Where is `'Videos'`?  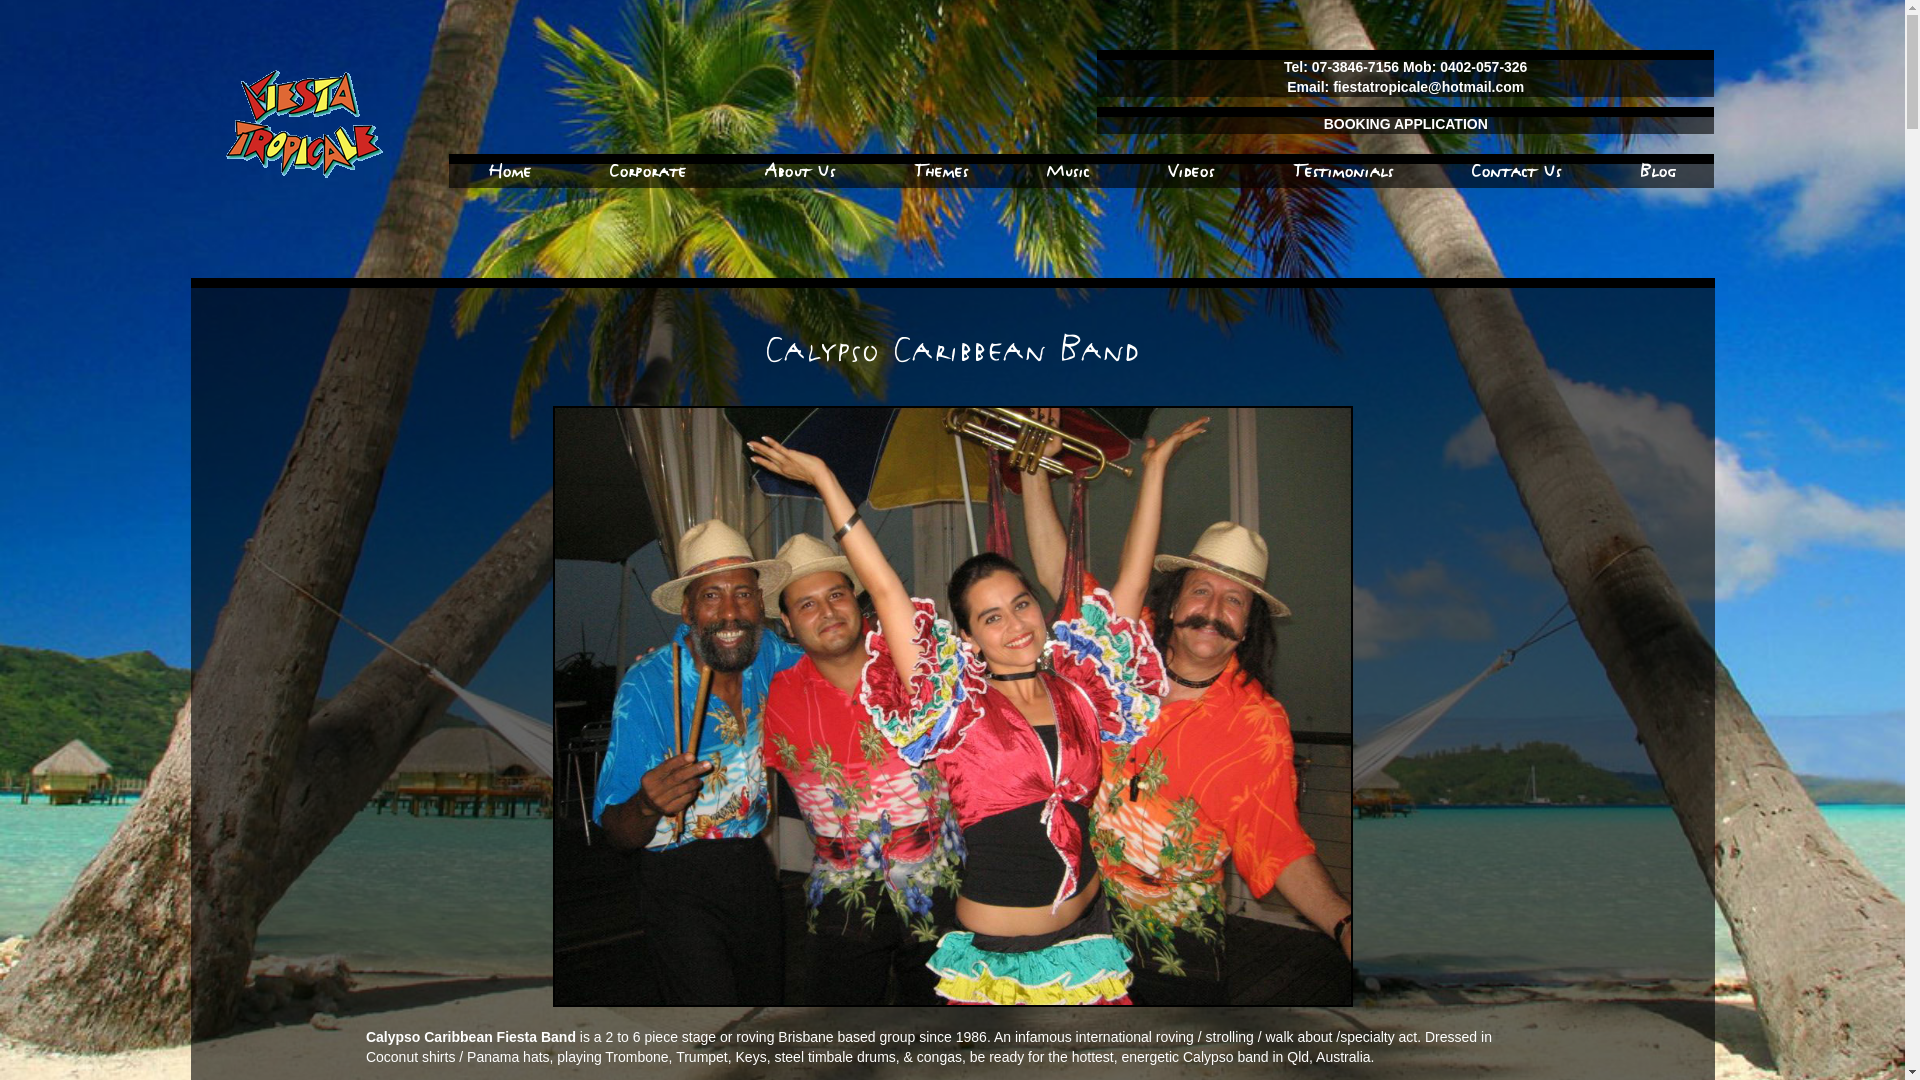
'Videos' is located at coordinates (1190, 169).